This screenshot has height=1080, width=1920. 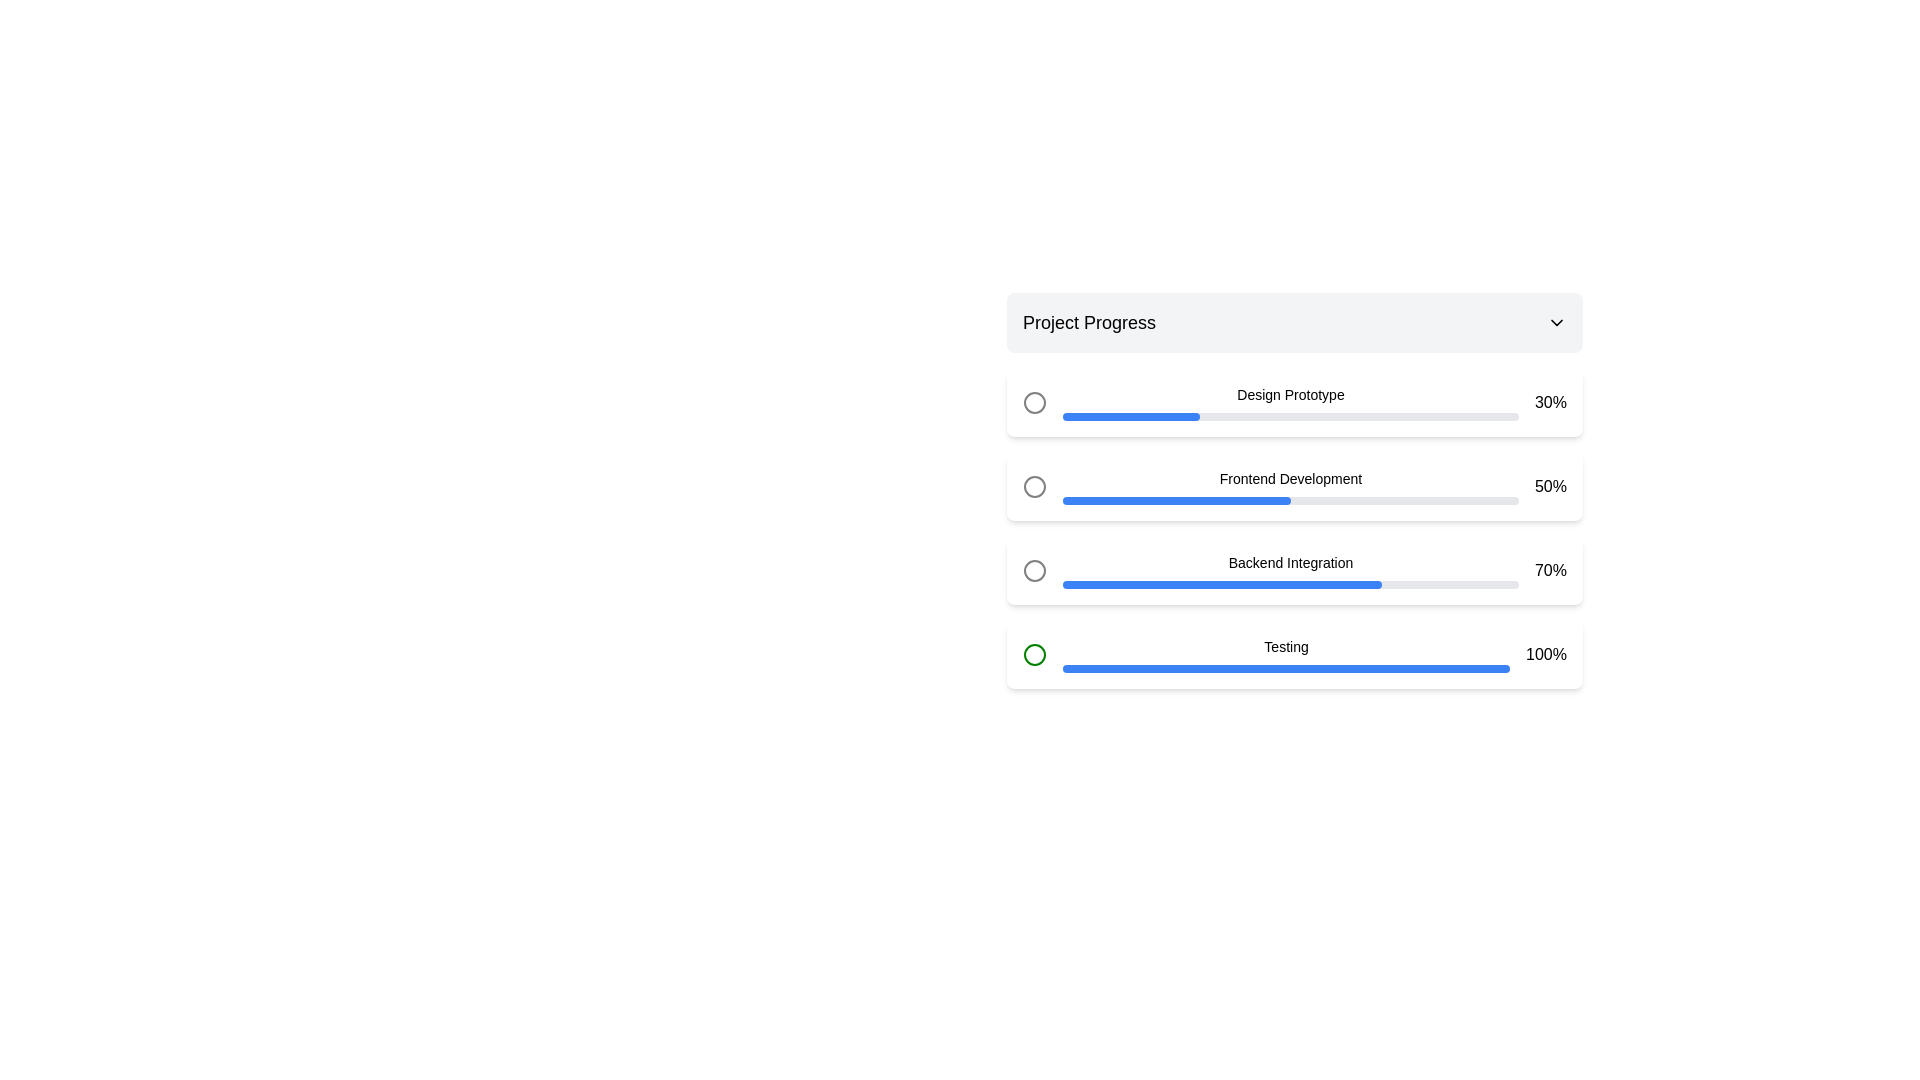 I want to click on the second text label in the 'Project Progress' section, which serves as a descriptor for the associated progress step, so click(x=1291, y=478).